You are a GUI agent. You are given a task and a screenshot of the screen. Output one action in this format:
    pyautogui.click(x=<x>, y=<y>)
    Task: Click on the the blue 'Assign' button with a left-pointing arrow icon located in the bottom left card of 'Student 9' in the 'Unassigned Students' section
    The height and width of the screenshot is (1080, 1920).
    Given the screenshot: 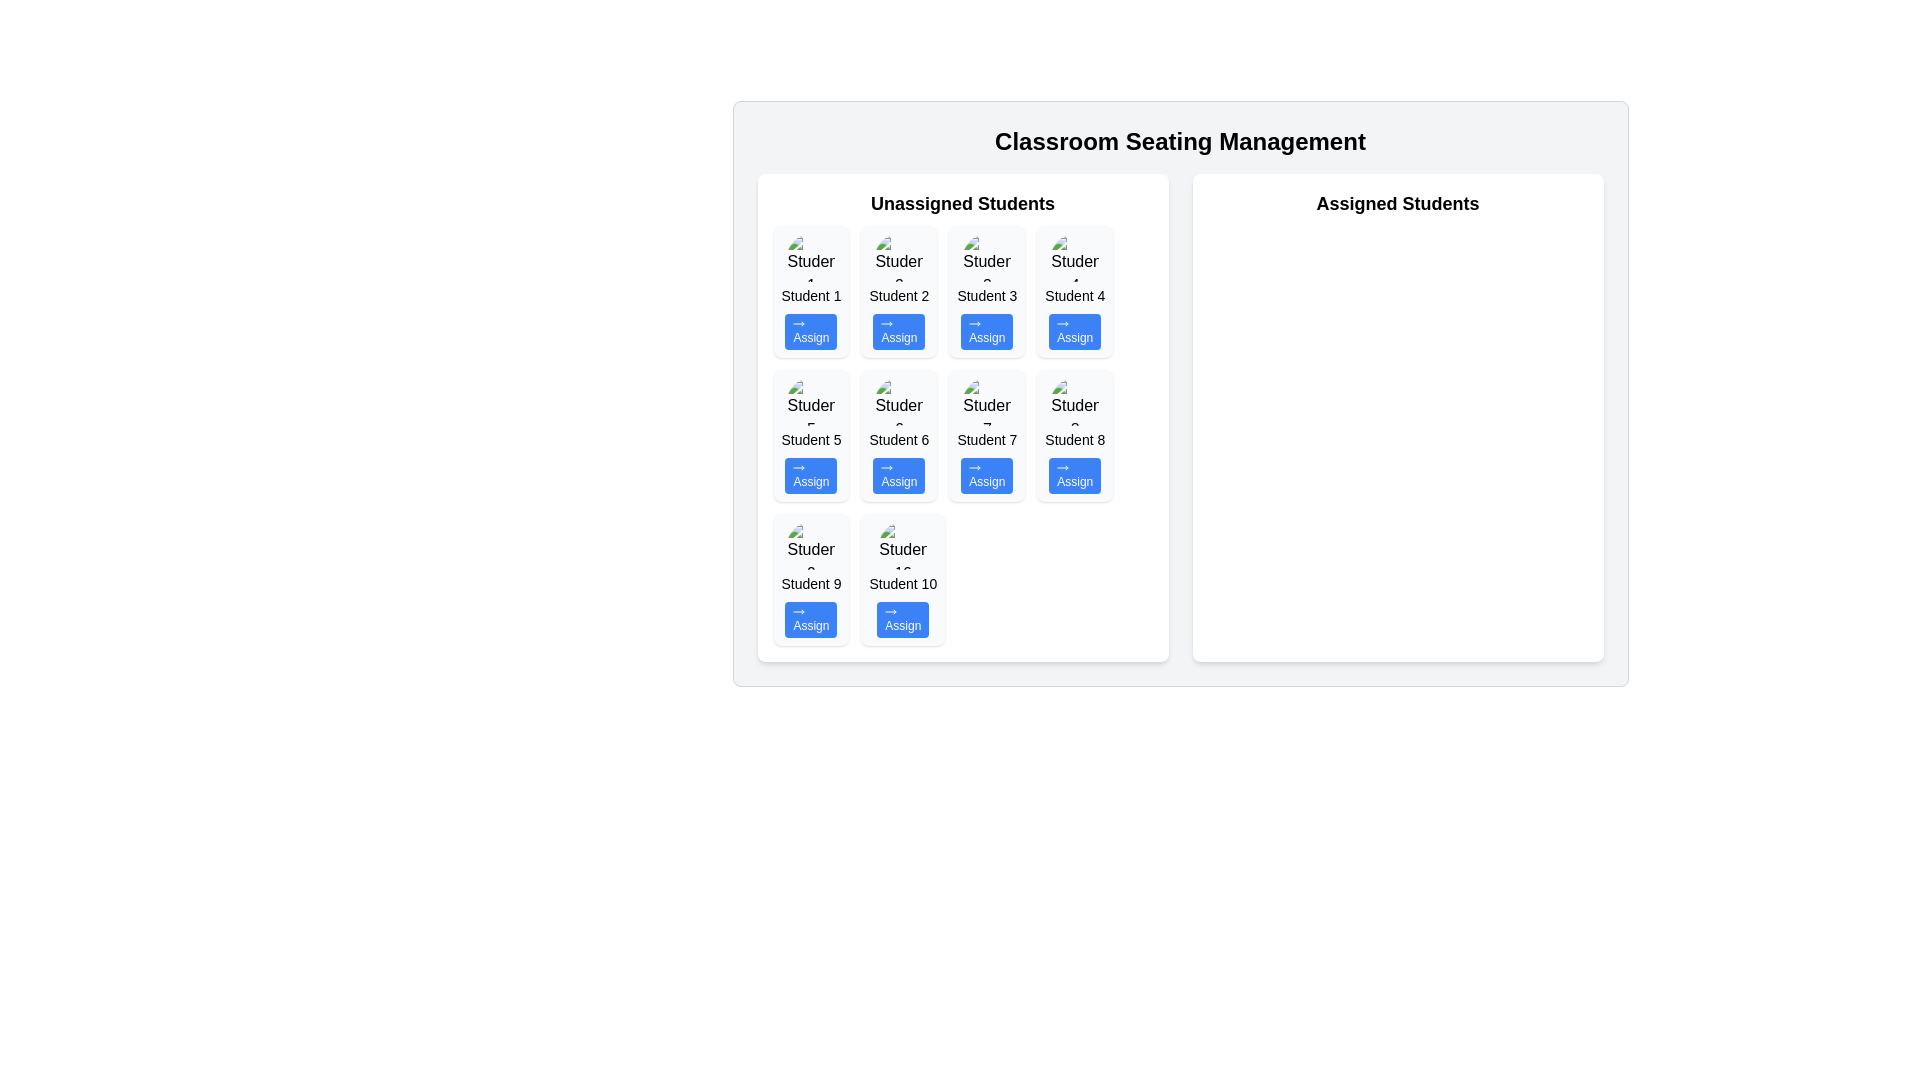 What is the action you would take?
    pyautogui.click(x=811, y=619)
    